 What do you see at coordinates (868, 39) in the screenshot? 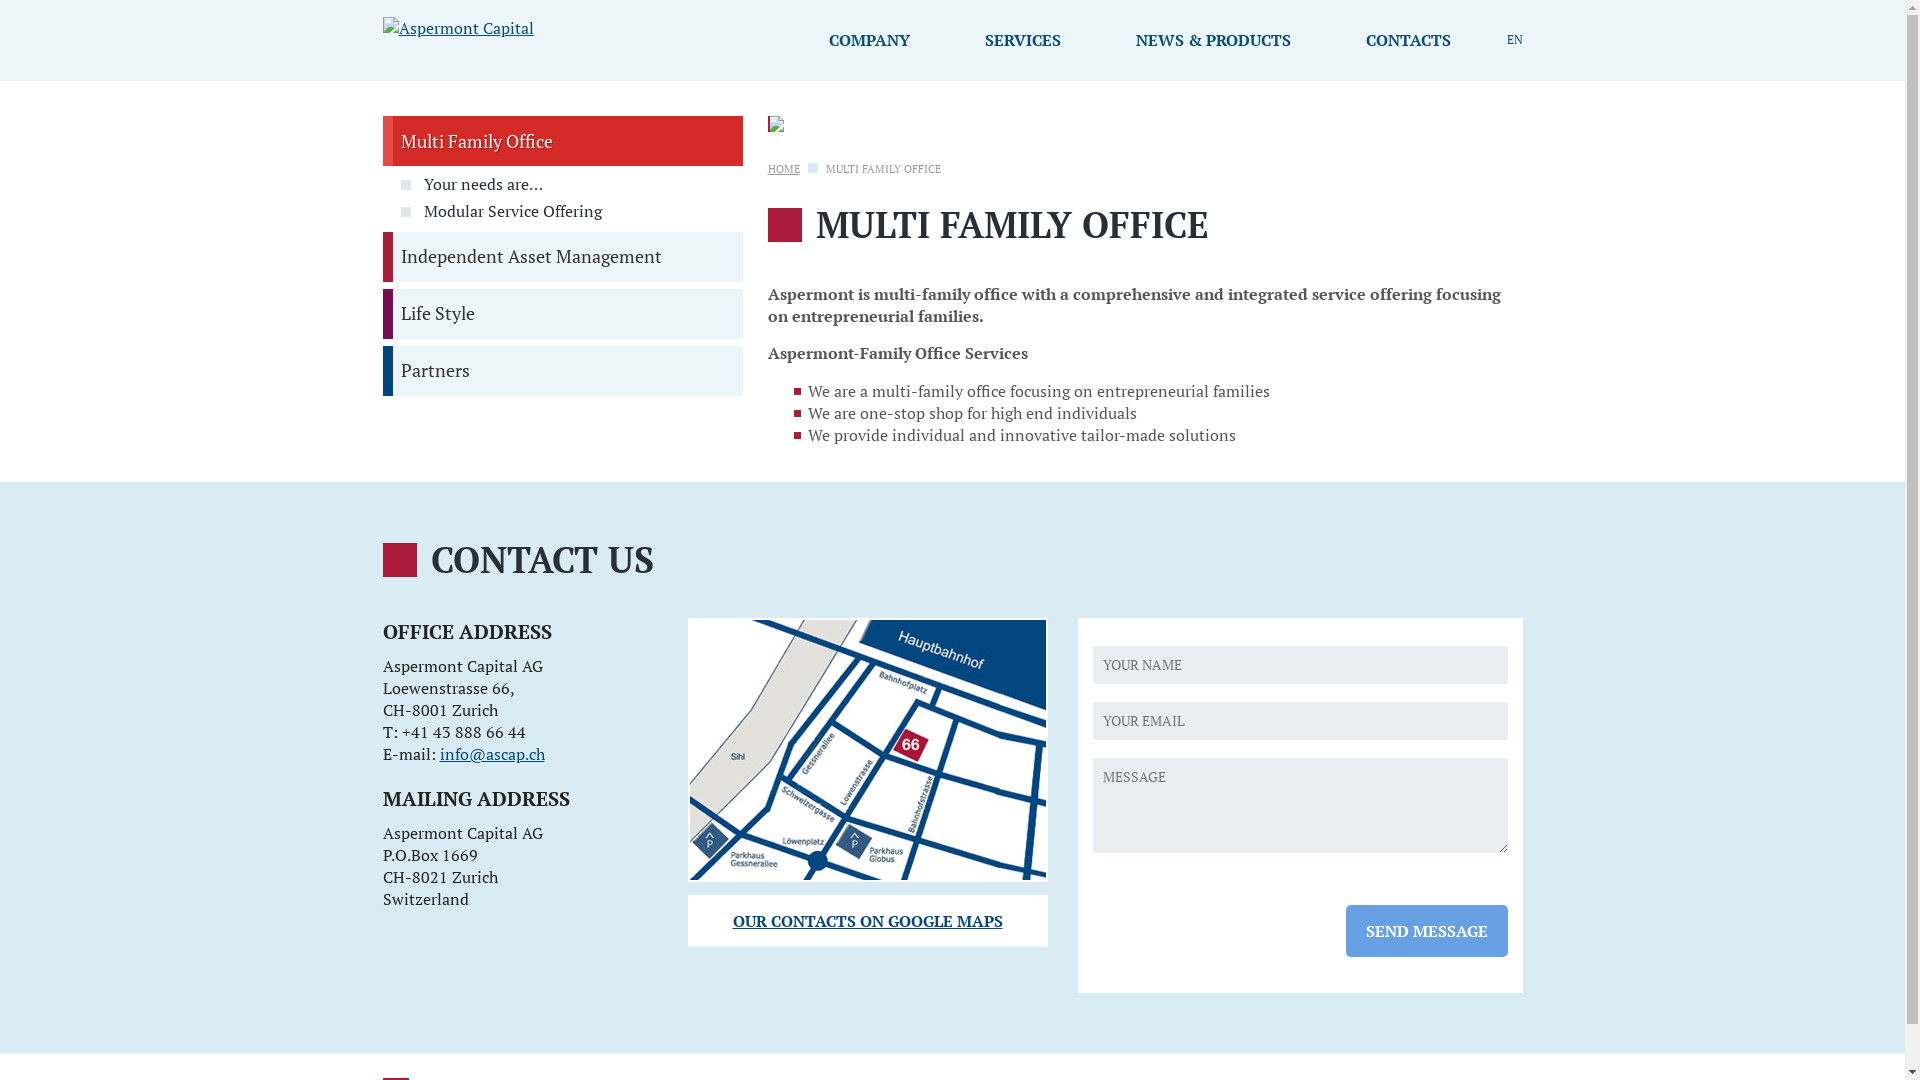
I see `'COMPANY'` at bounding box center [868, 39].